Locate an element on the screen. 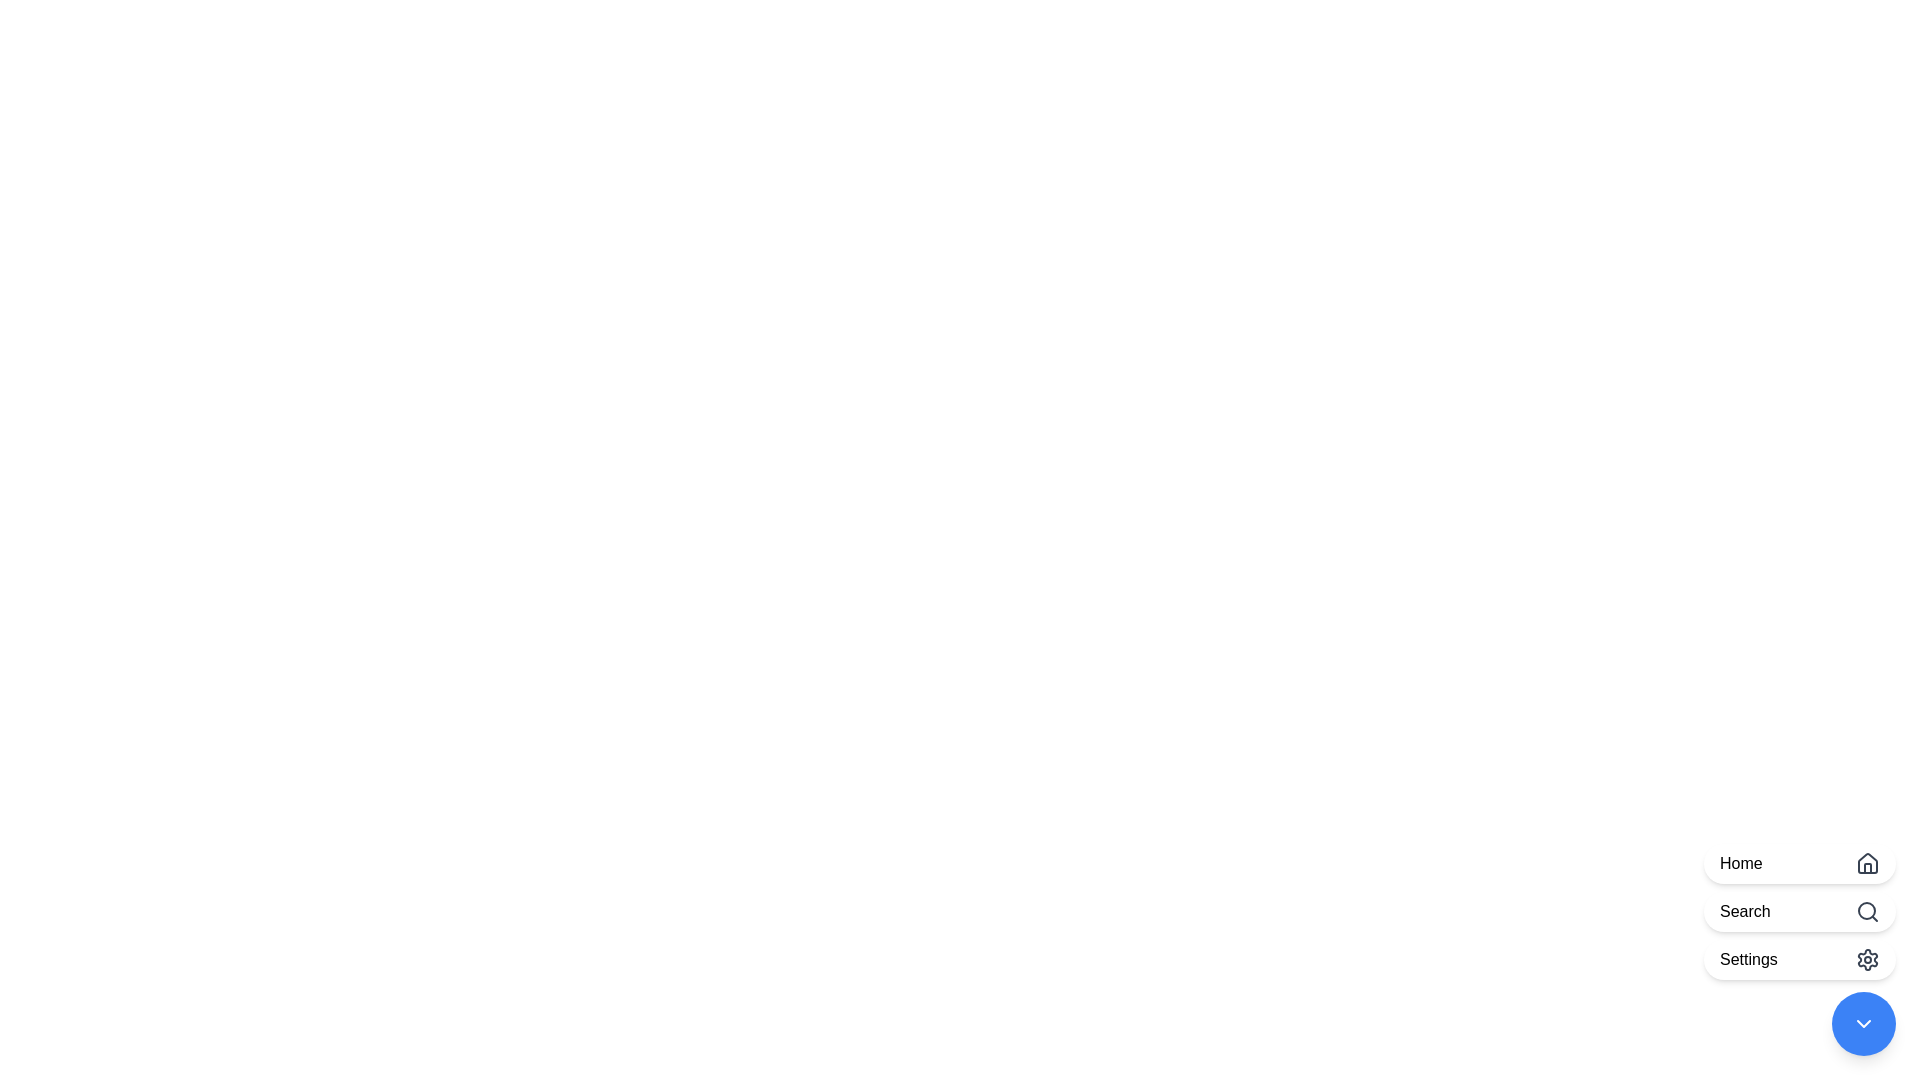 The height and width of the screenshot is (1080, 1920). the gear icon in the top-right corner of the 'Settings' button is located at coordinates (1866, 959).